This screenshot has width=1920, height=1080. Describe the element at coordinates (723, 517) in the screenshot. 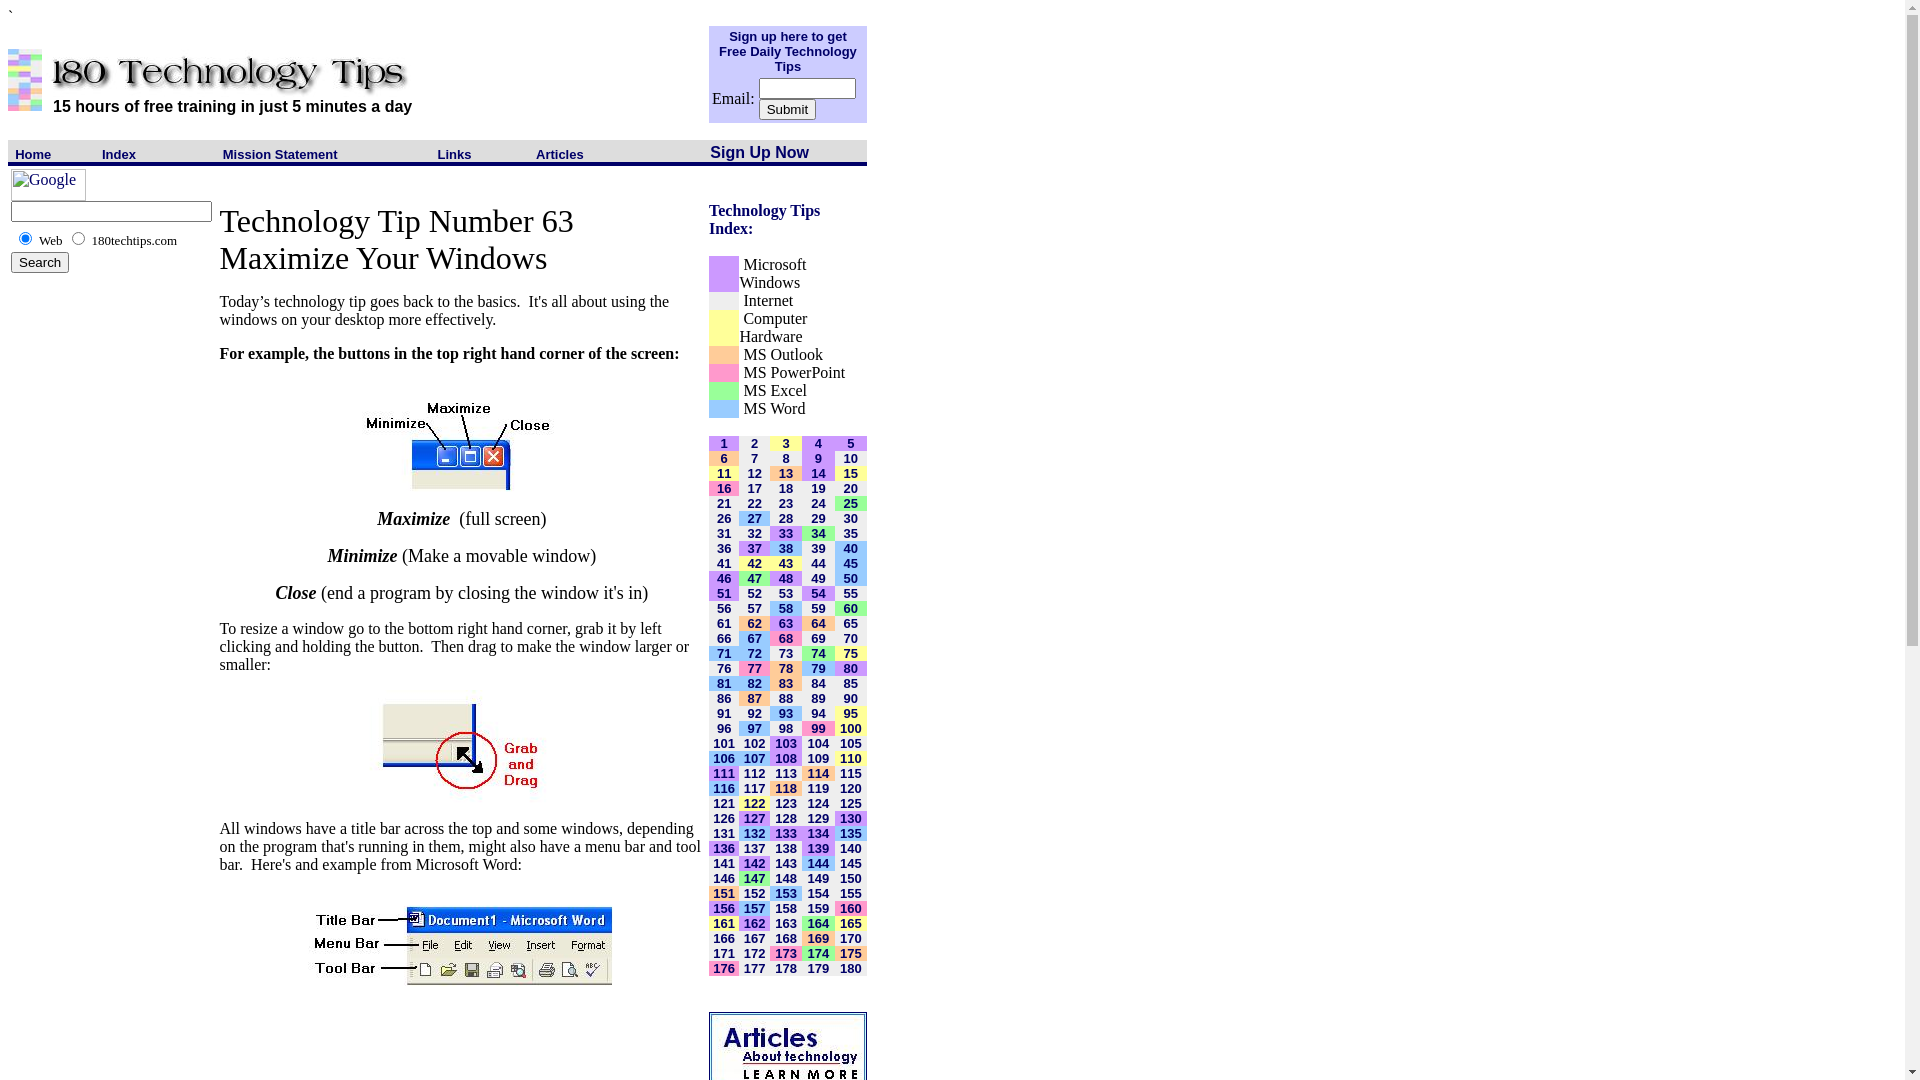

I see `'26'` at that location.